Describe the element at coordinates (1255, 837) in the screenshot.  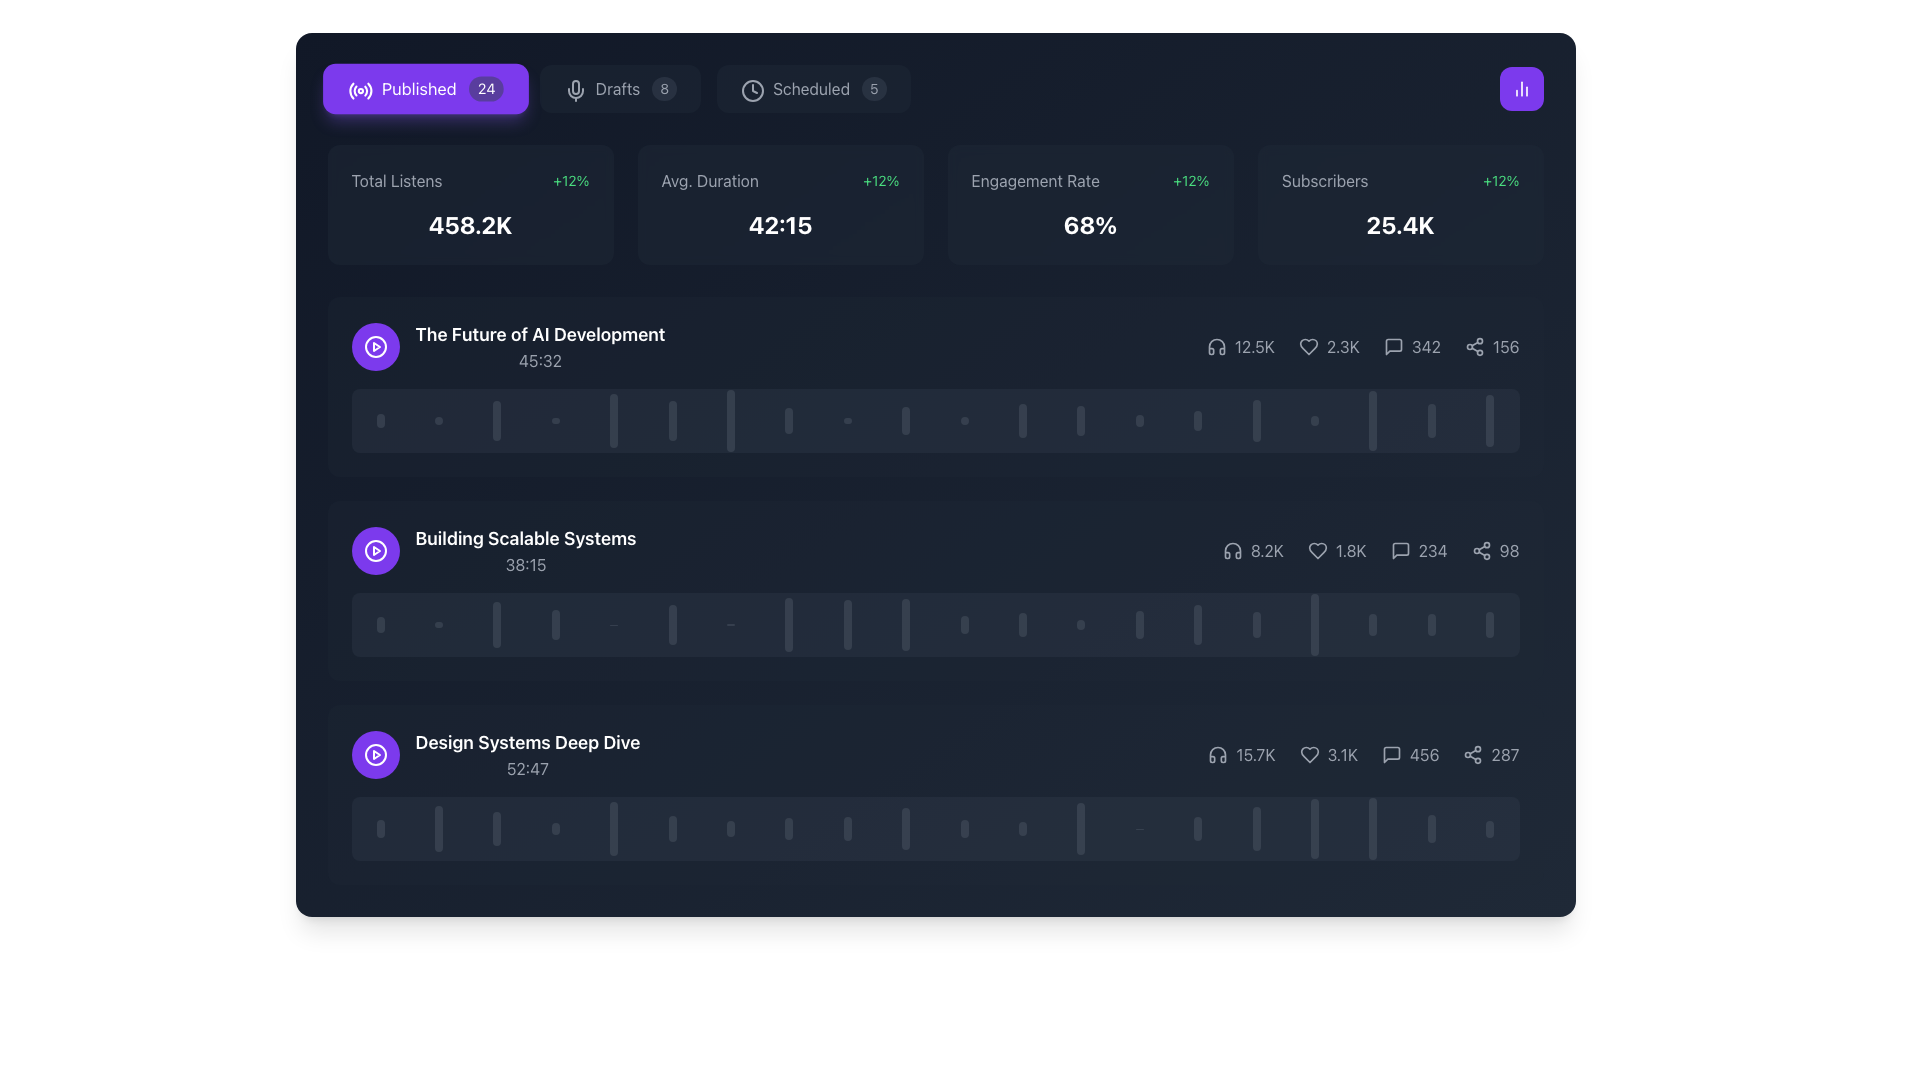
I see `the vertical slider` at that location.